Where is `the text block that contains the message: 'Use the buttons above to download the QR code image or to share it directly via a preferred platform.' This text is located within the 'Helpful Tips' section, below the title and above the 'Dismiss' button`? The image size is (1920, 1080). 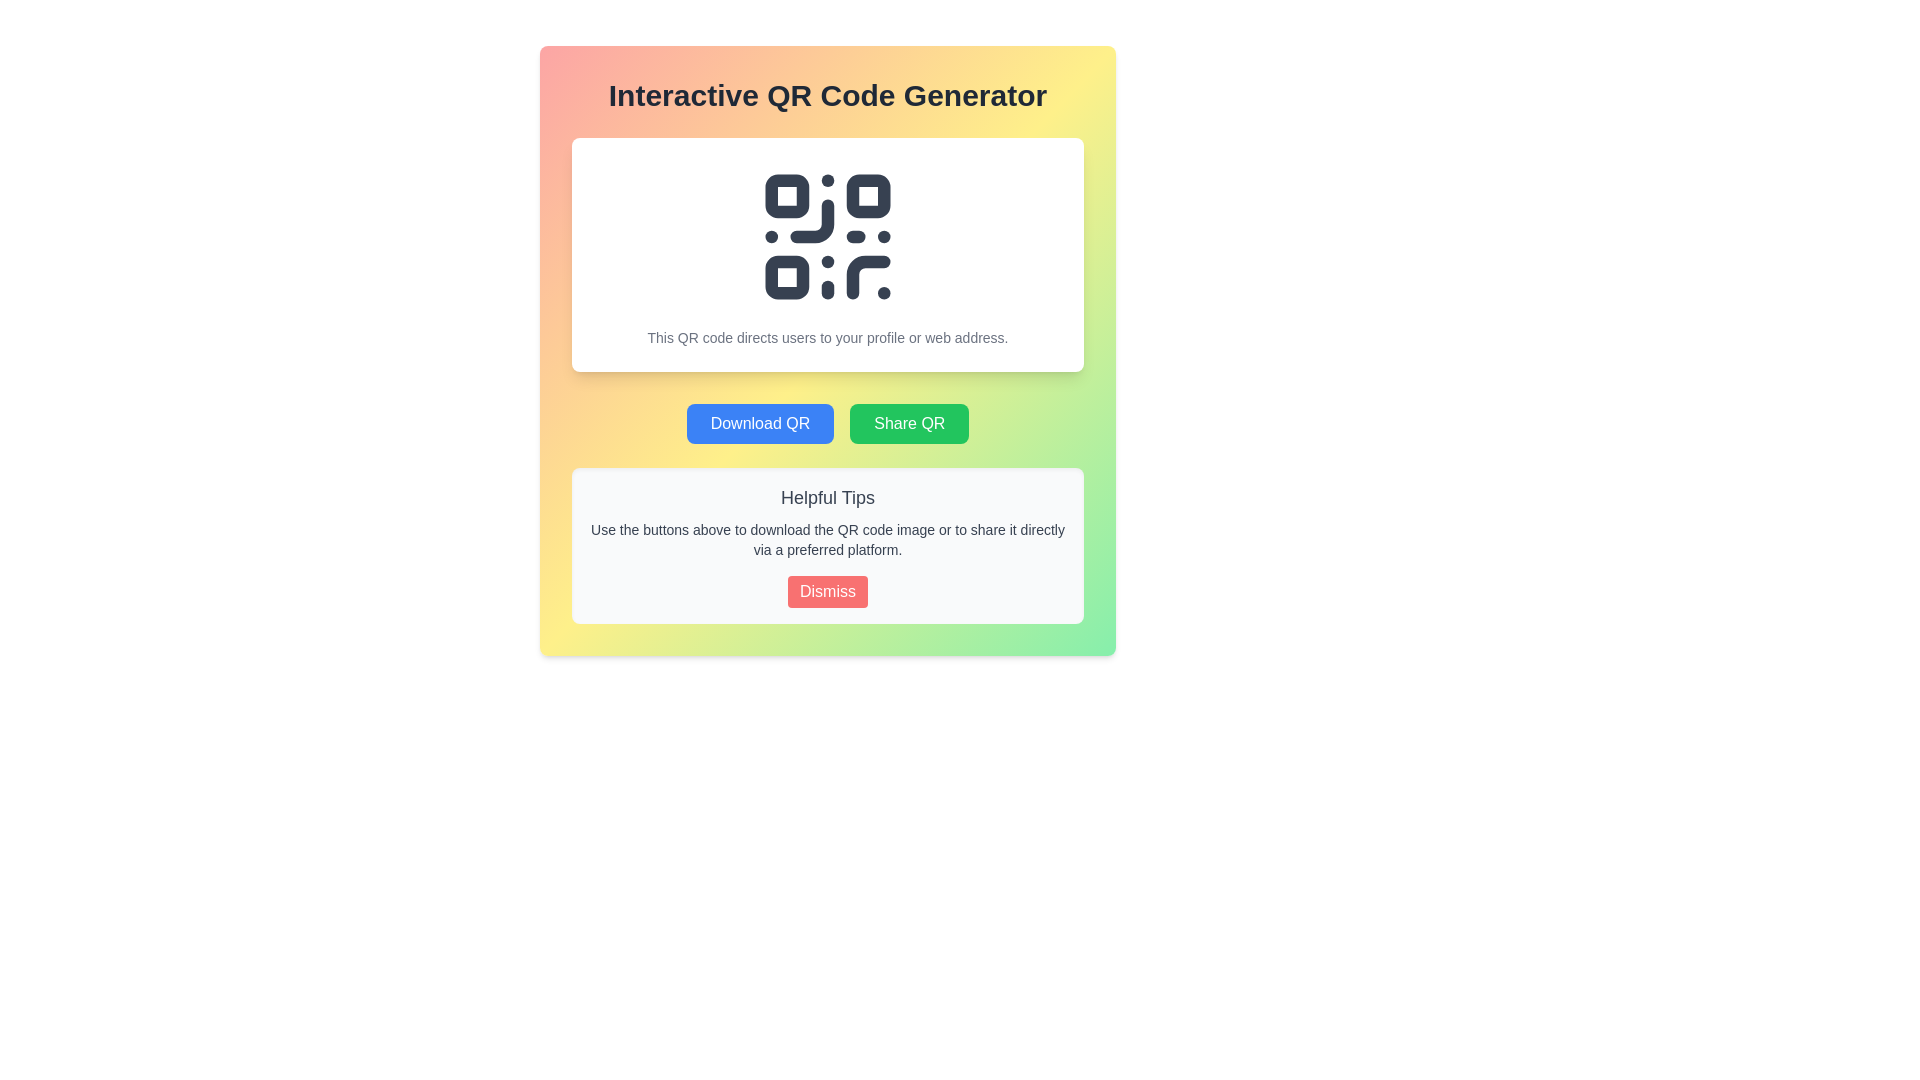
the text block that contains the message: 'Use the buttons above to download the QR code image or to share it directly via a preferred platform.' This text is located within the 'Helpful Tips' section, below the title and above the 'Dismiss' button is located at coordinates (828, 540).